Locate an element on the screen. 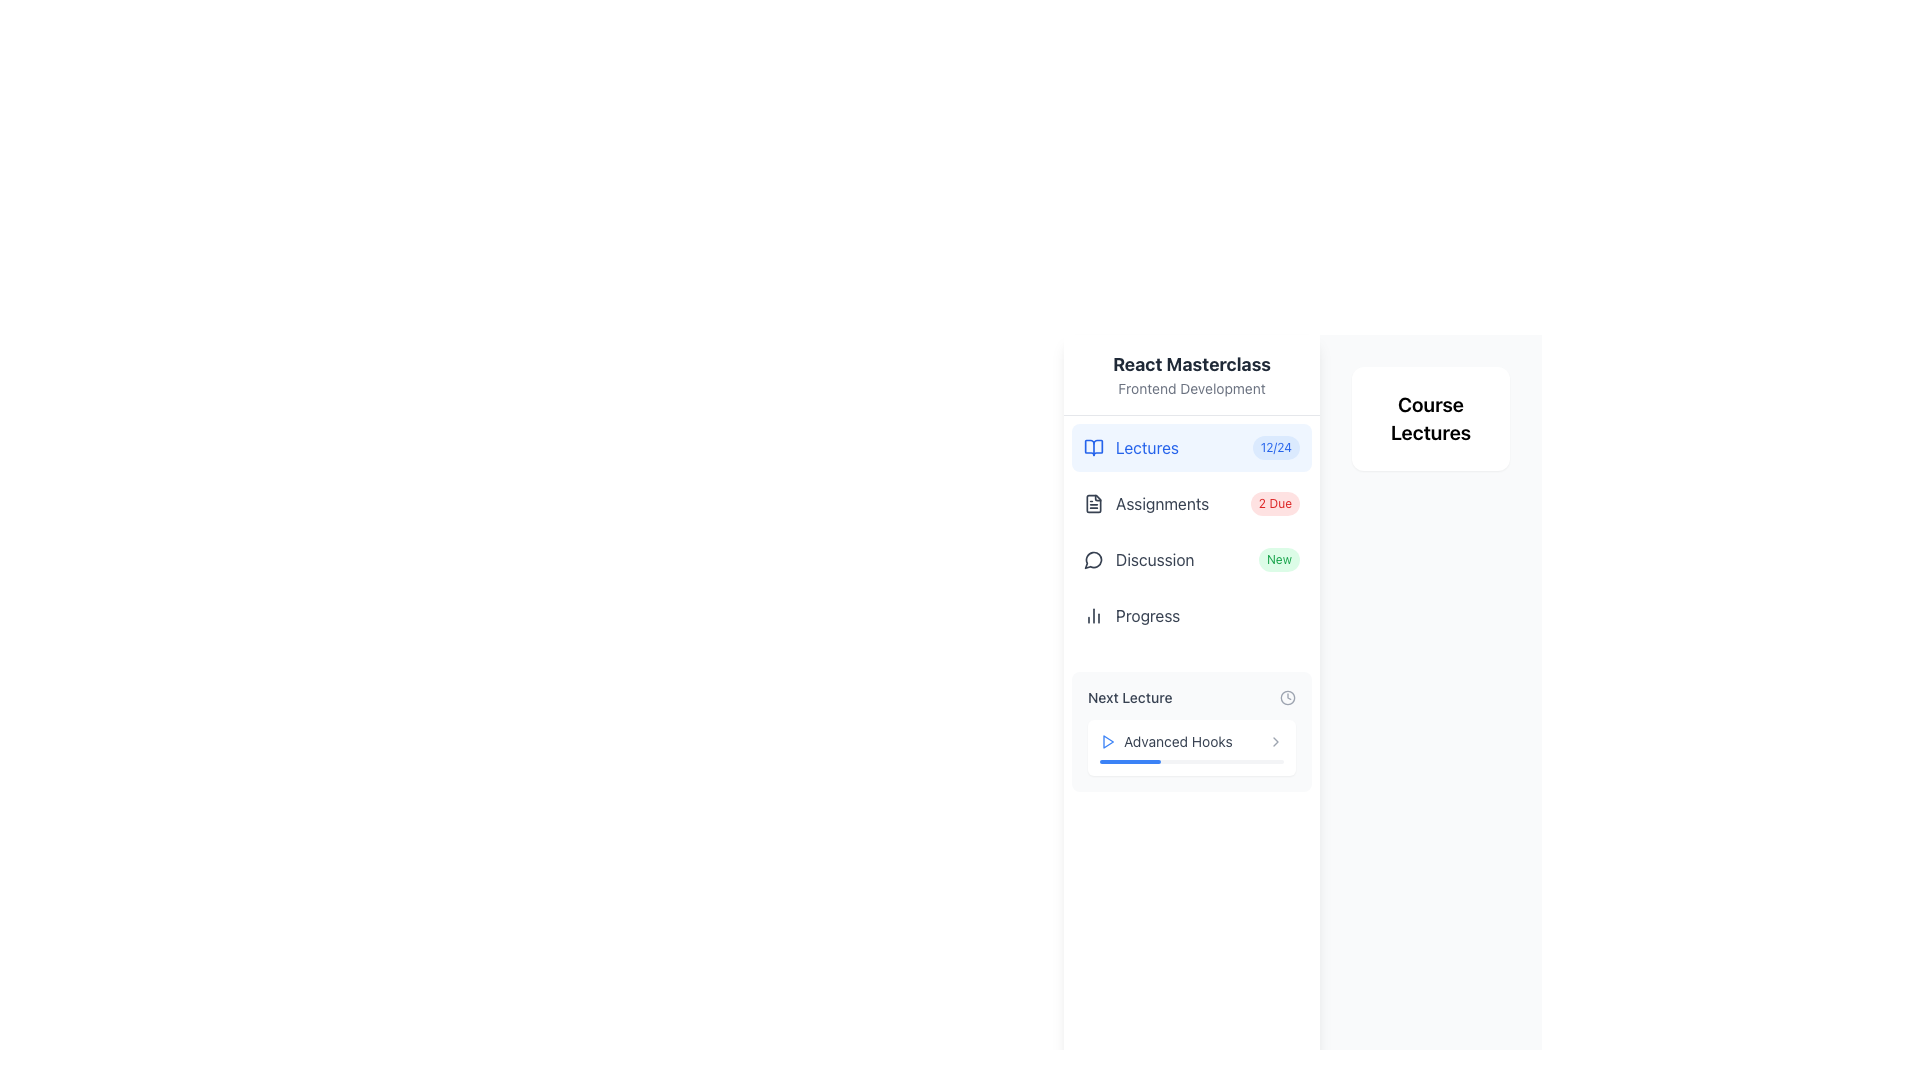 The image size is (1920, 1080). the Play icon located to the left of the 'Advanced Hooks' text in the 'Next Lecture' section to initiate playback is located at coordinates (1107, 741).